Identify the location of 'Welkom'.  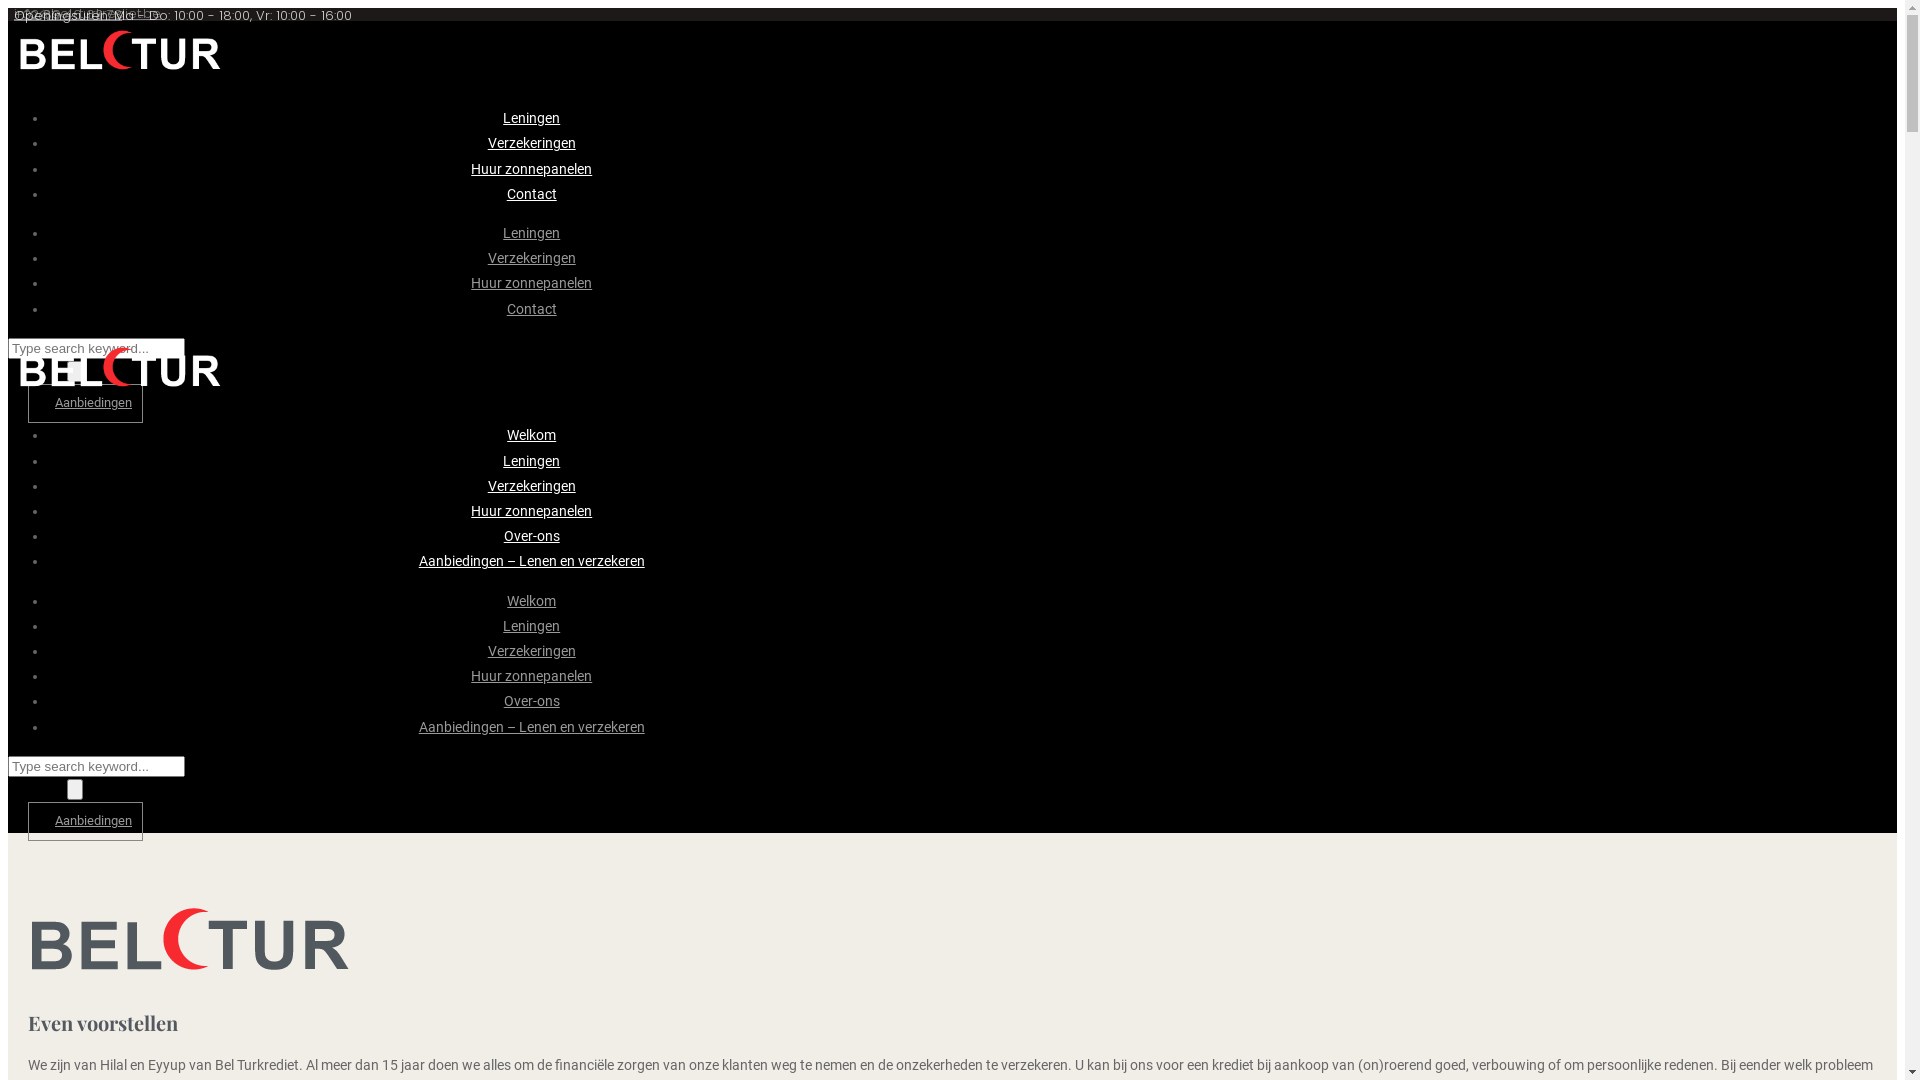
(531, 434).